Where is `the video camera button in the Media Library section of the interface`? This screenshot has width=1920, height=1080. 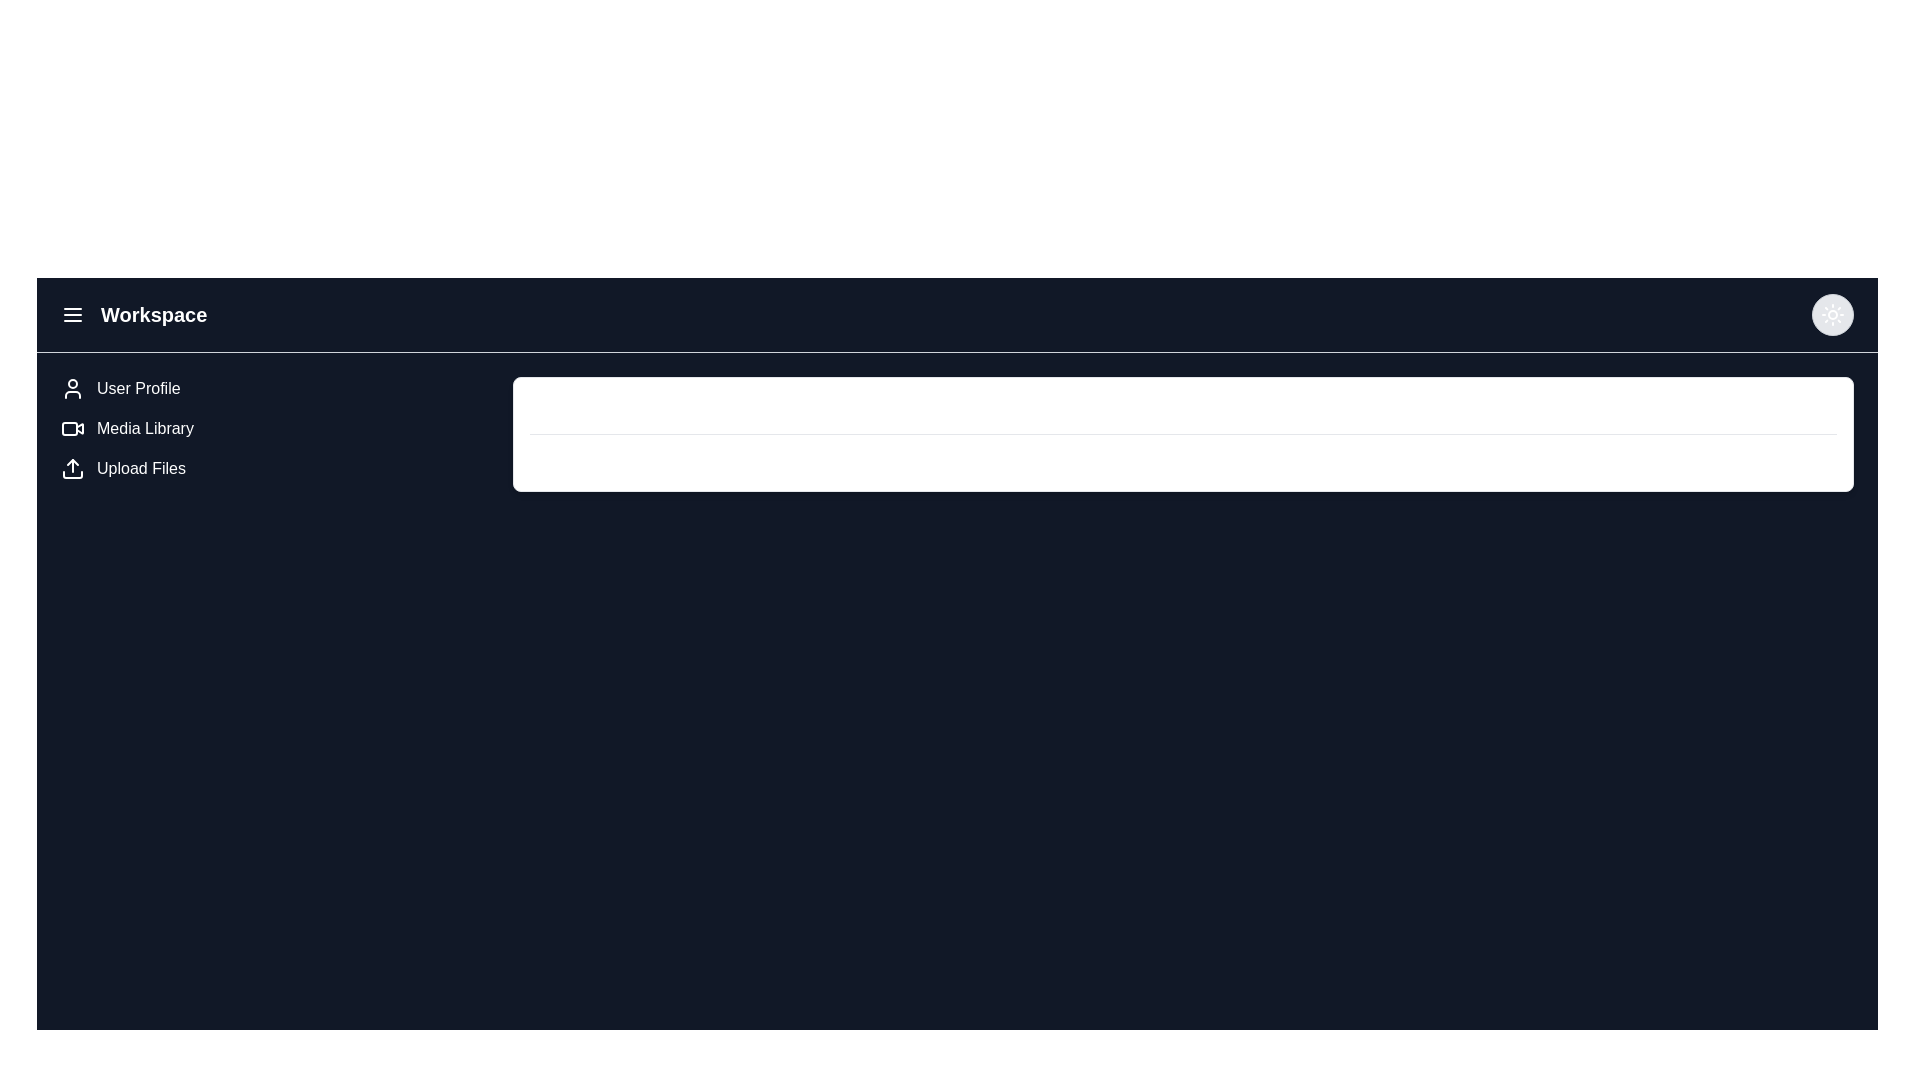
the video camera button in the Media Library section of the interface is located at coordinates (70, 427).